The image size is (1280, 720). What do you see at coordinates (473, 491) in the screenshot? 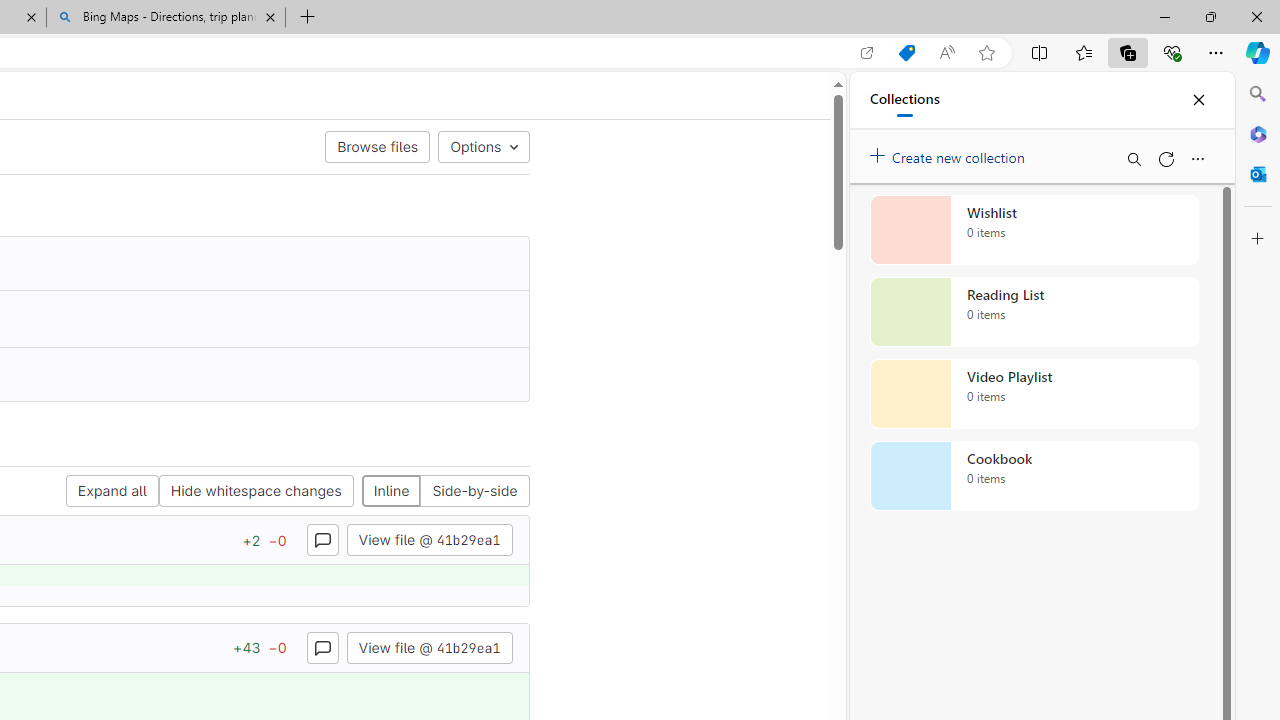
I see `'Side-by-side'` at bounding box center [473, 491].